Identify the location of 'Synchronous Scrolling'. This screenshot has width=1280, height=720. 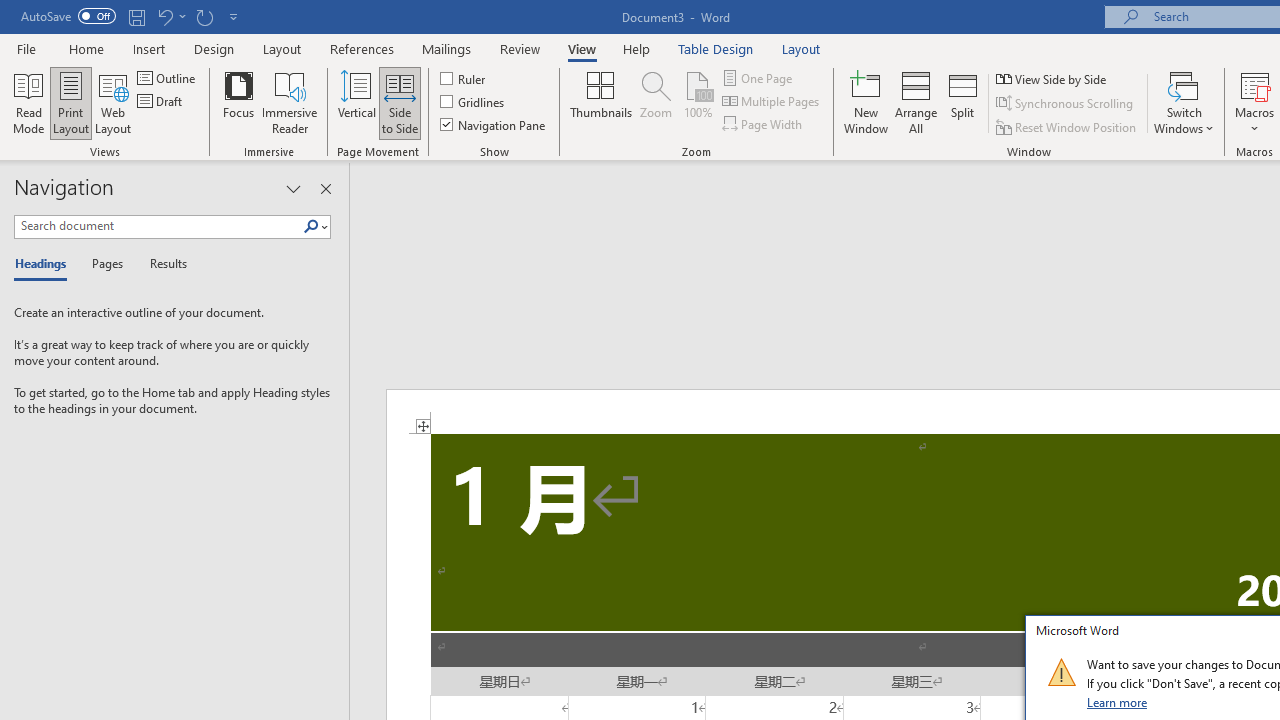
(1065, 103).